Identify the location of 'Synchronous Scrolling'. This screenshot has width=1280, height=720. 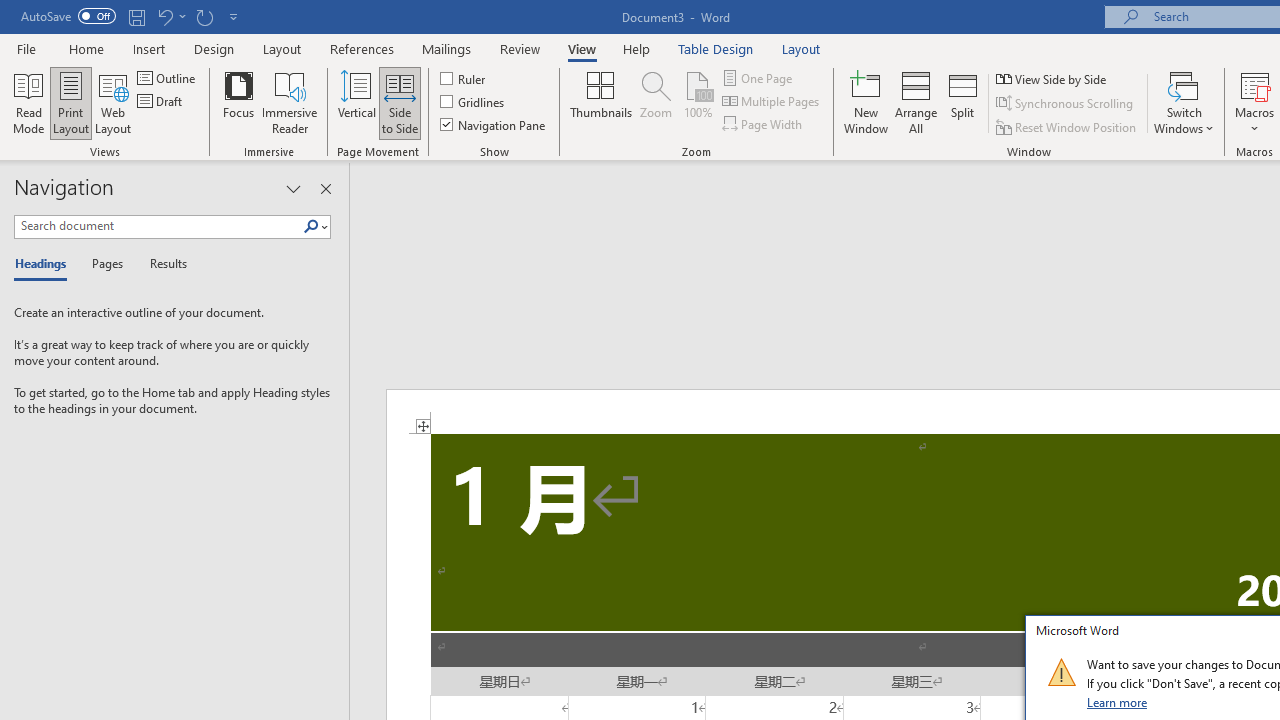
(1065, 103).